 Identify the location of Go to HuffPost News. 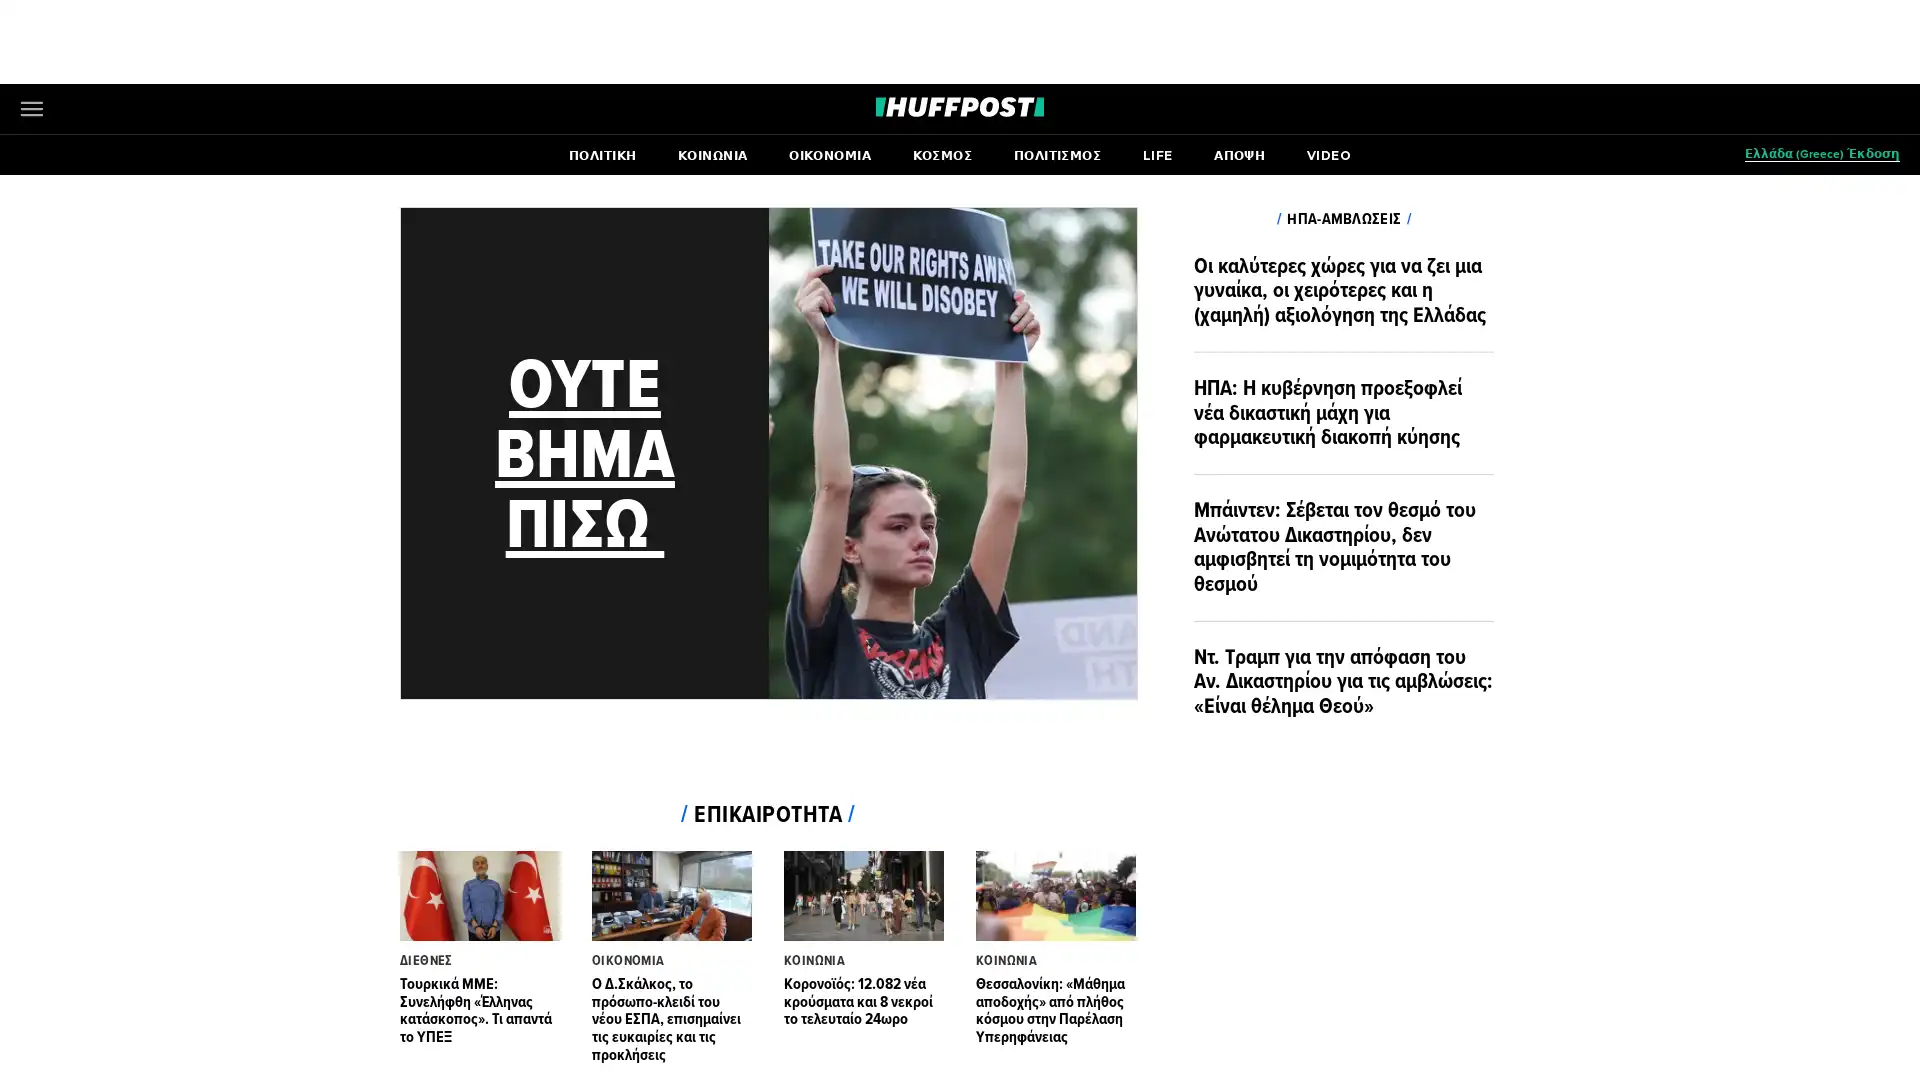
(960, 108).